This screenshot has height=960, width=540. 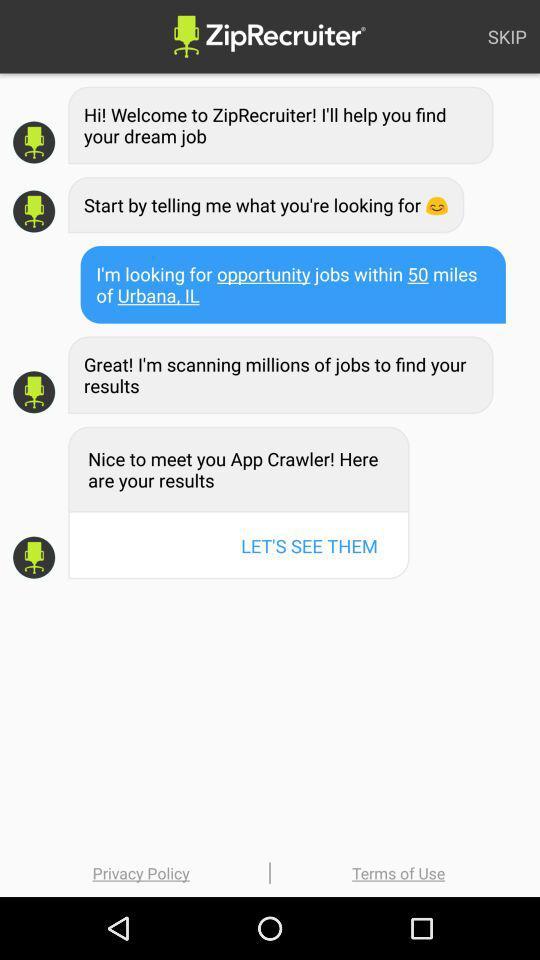 What do you see at coordinates (507, 35) in the screenshot?
I see `the skip` at bounding box center [507, 35].